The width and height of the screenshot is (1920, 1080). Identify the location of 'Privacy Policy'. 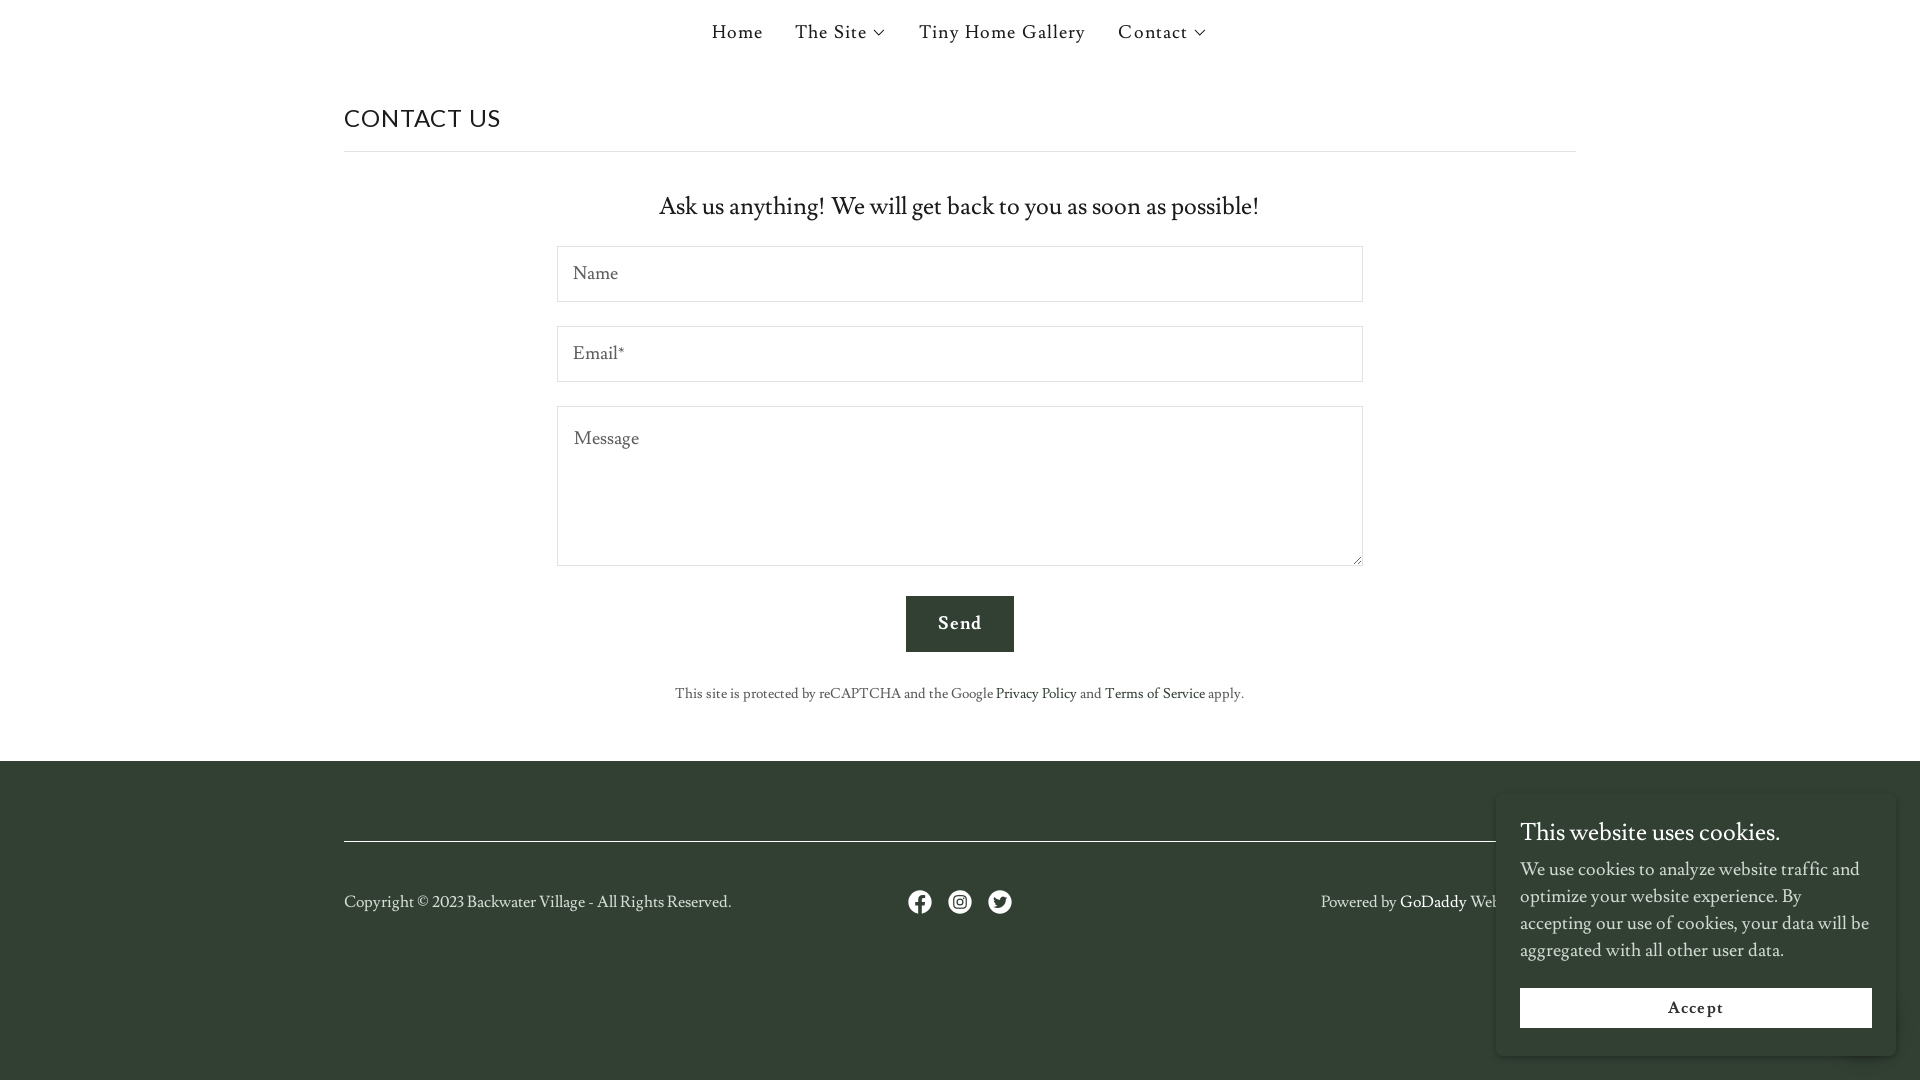
(996, 693).